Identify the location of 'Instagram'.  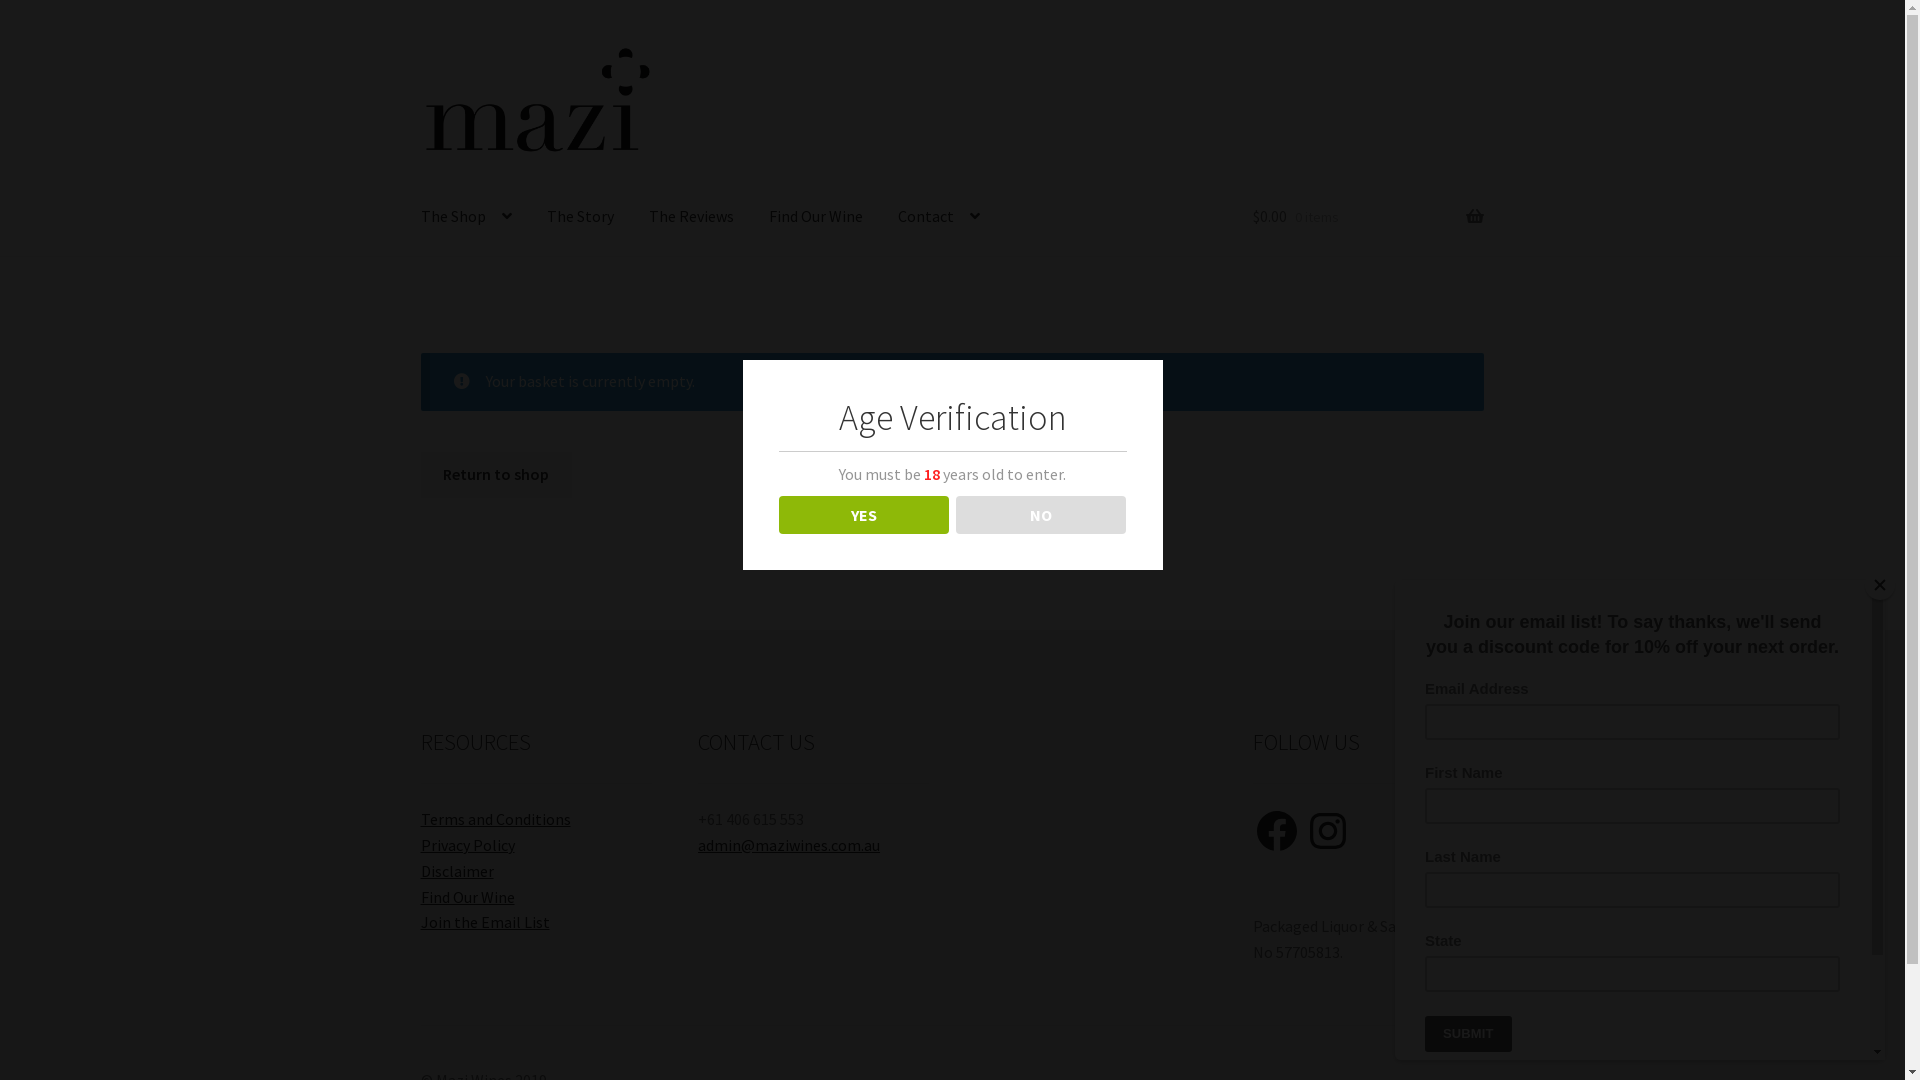
(1328, 830).